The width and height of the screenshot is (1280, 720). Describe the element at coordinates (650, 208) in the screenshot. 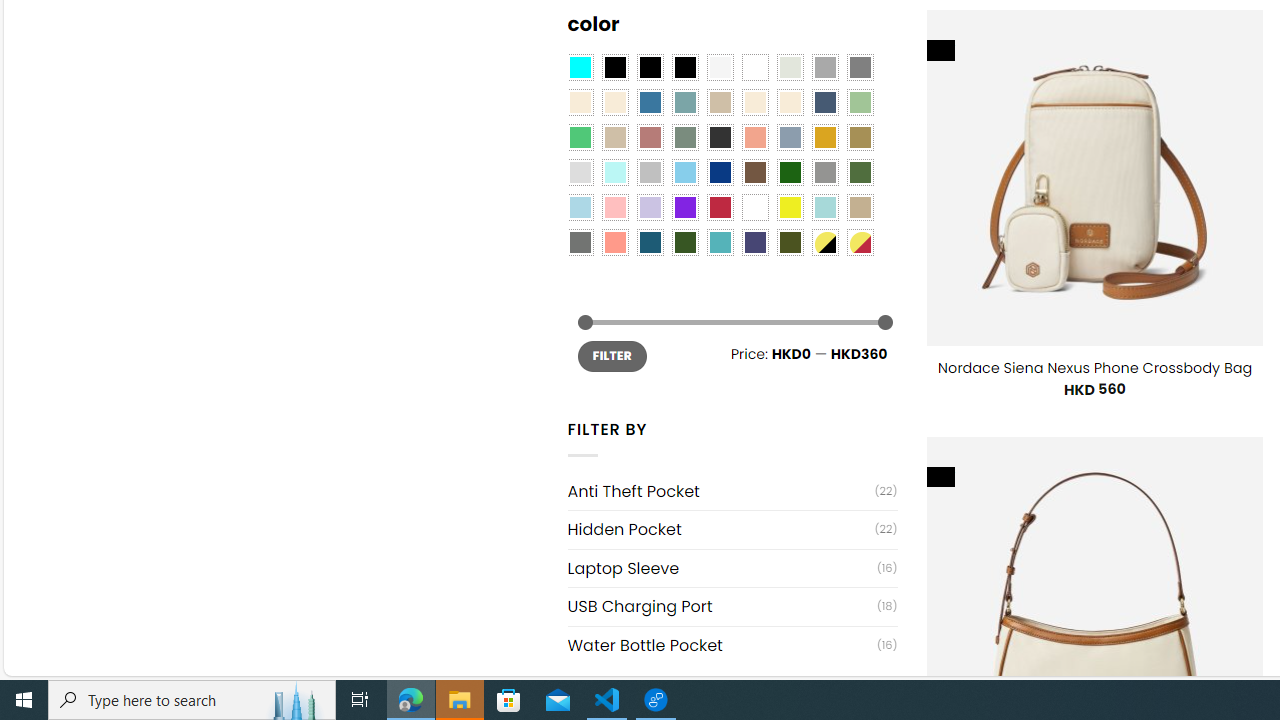

I see `'Light Purple'` at that location.